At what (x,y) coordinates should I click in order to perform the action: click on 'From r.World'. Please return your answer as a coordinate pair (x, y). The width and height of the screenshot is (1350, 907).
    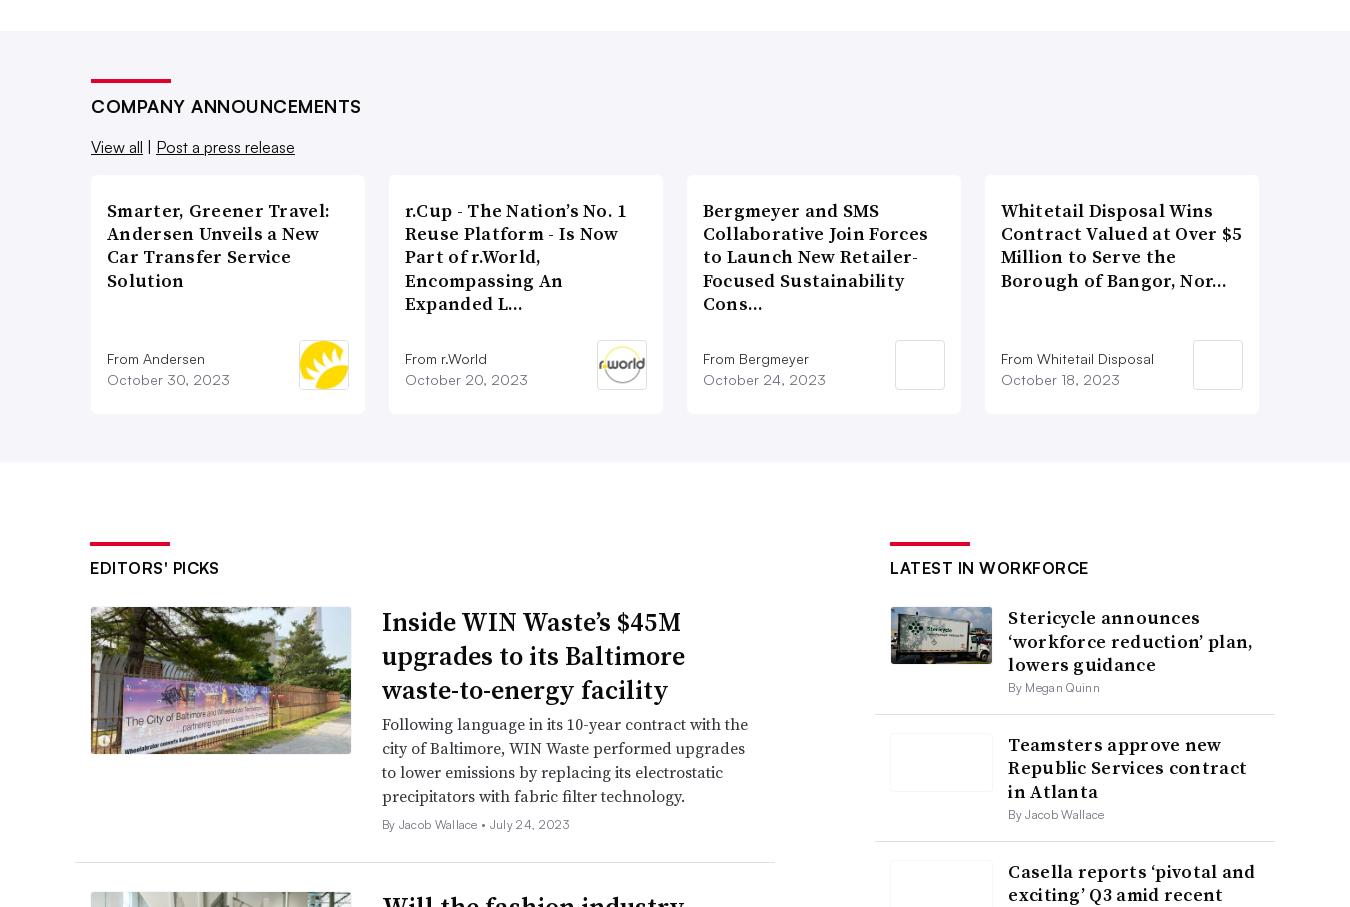
    Looking at the image, I should click on (444, 356).